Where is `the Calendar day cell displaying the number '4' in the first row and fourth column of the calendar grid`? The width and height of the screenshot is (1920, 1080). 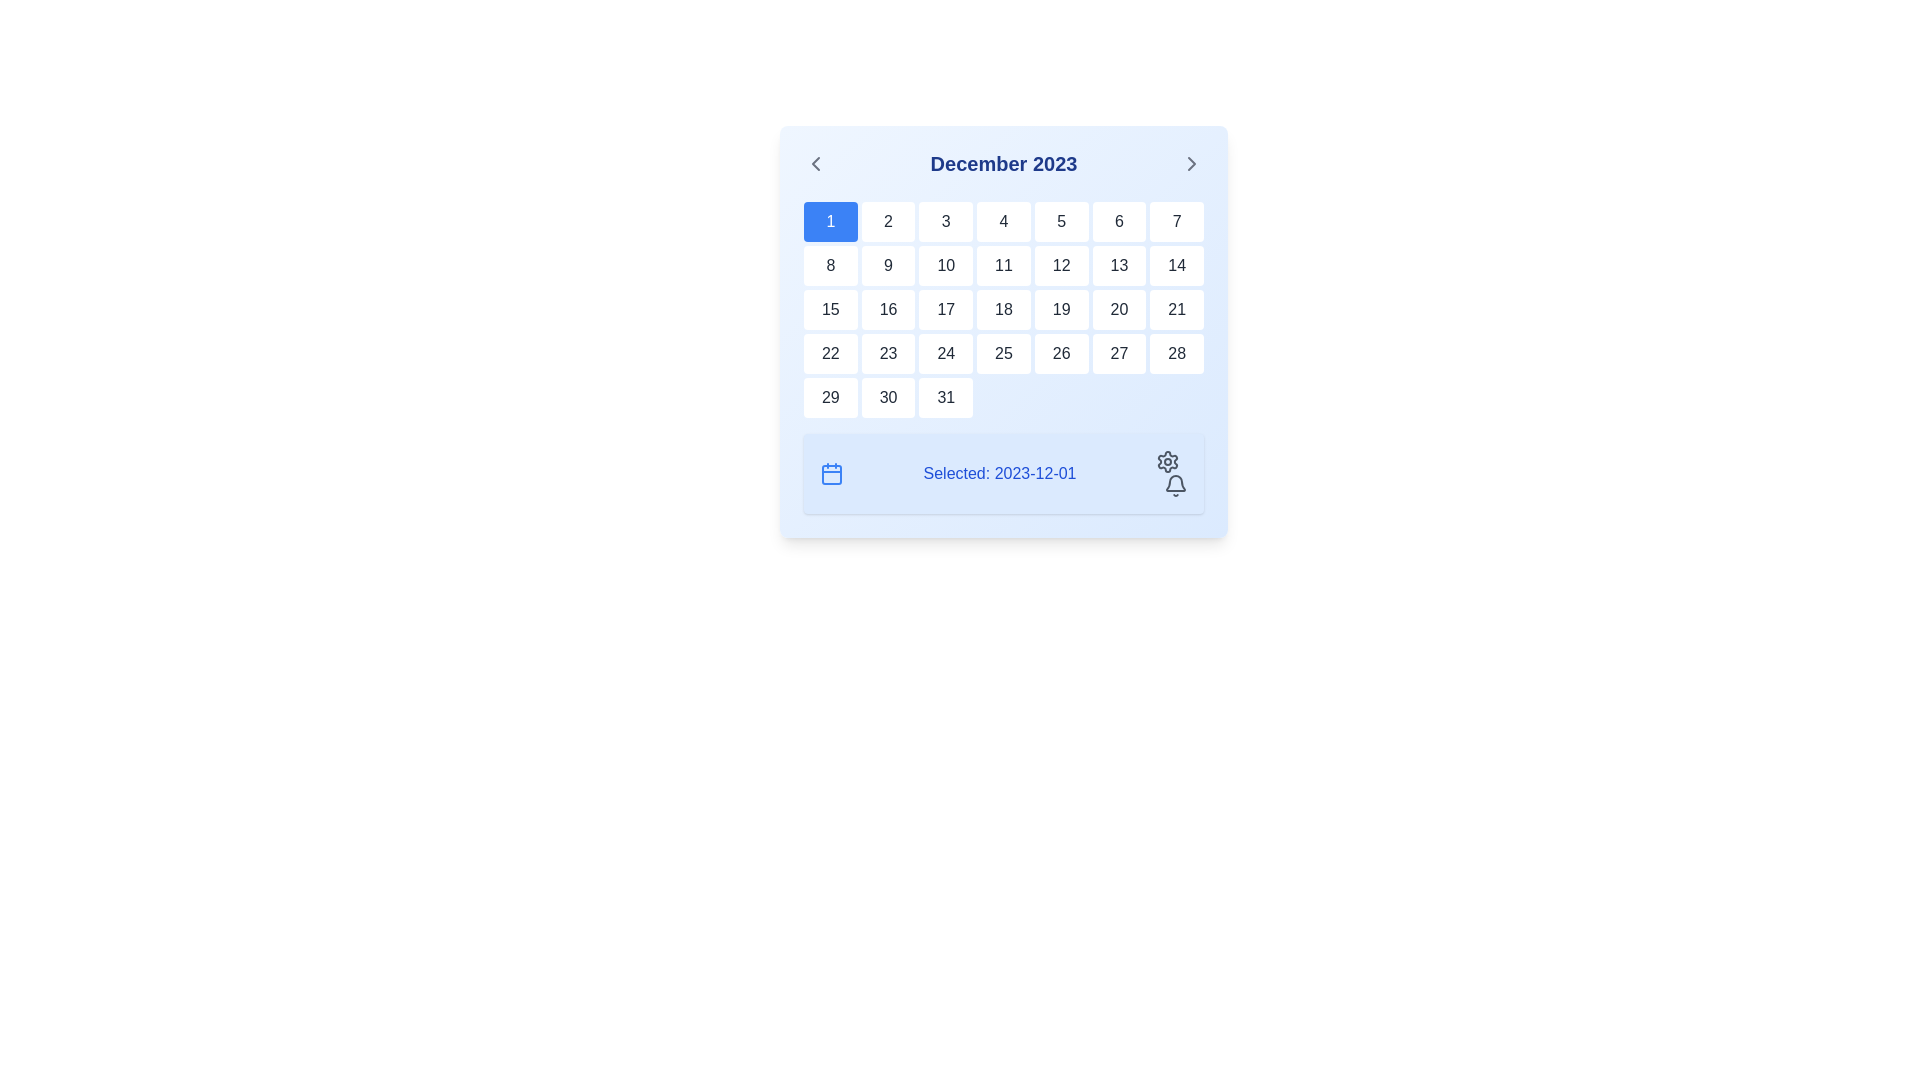 the Calendar day cell displaying the number '4' in the first row and fourth column of the calendar grid is located at coordinates (1003, 222).